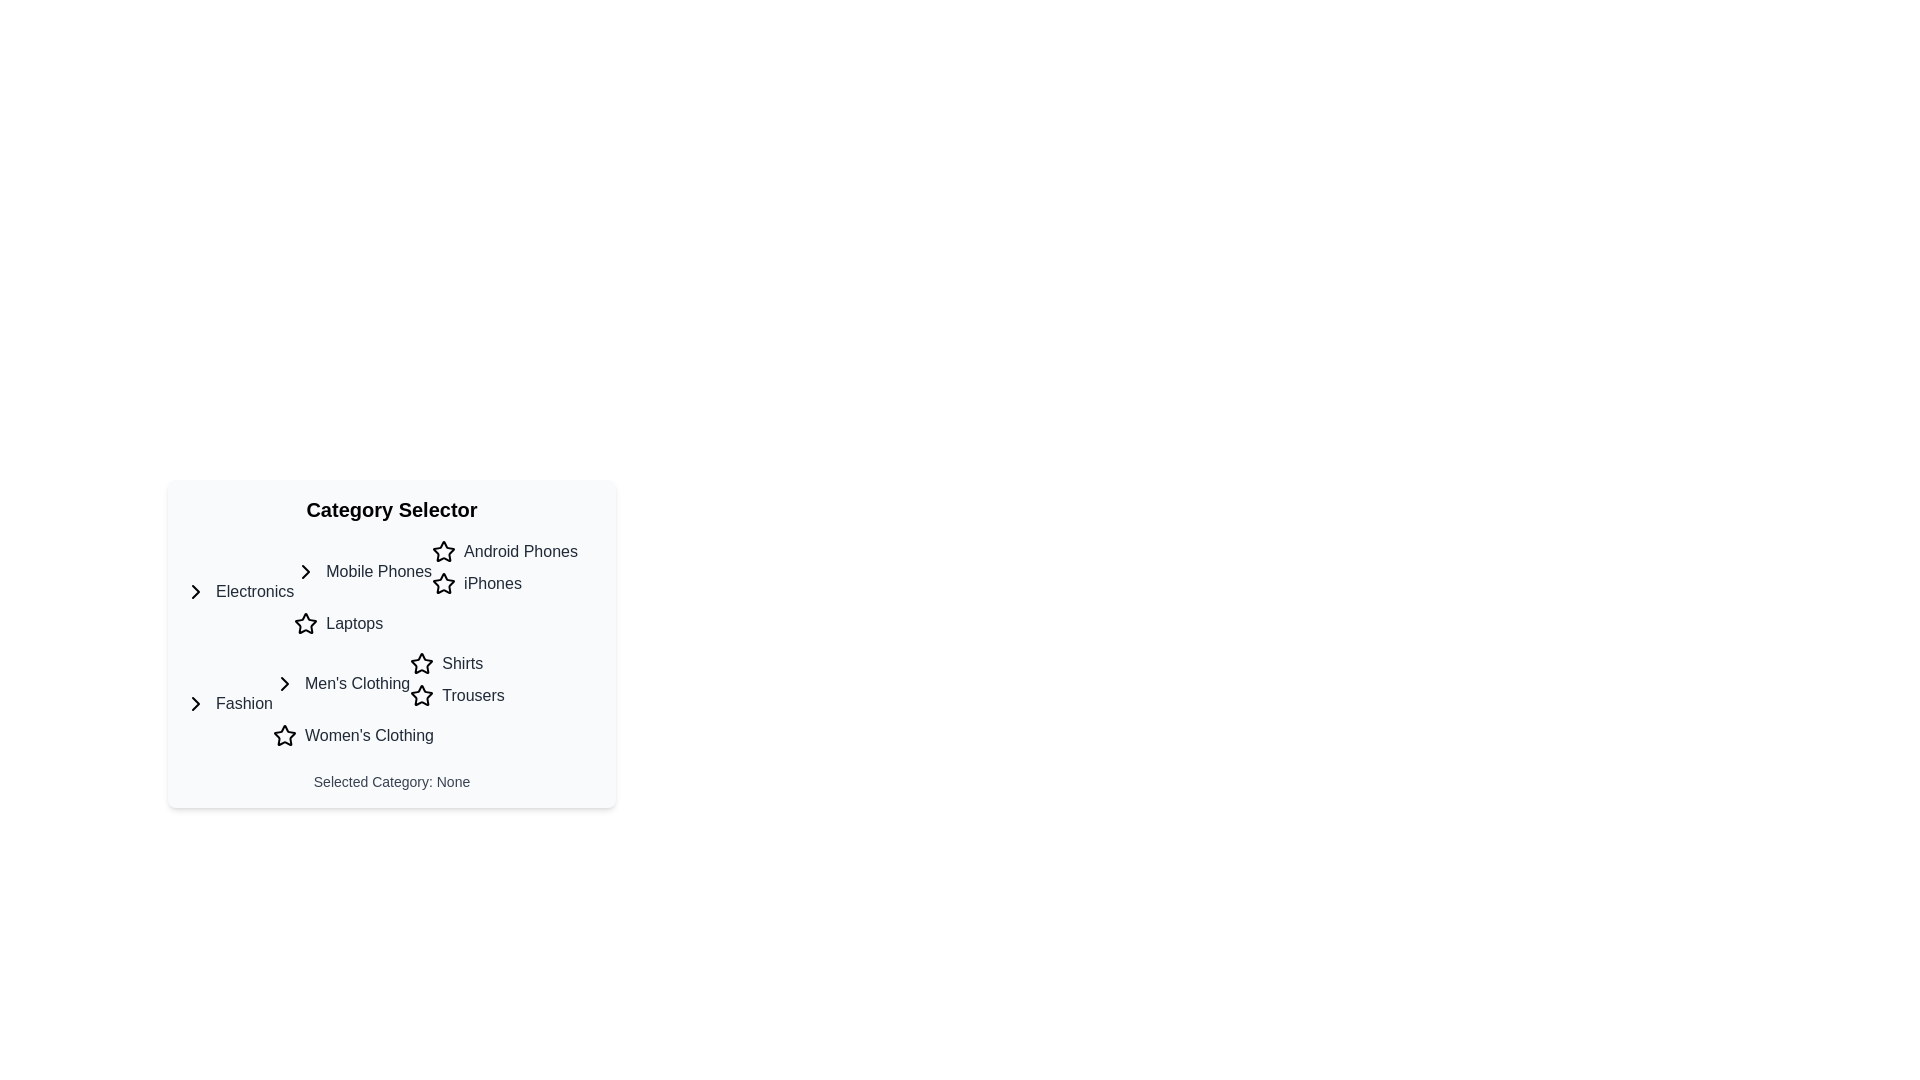 The image size is (1920, 1080). What do you see at coordinates (421, 663) in the screenshot?
I see `the black outlined star icon located to the left of the 'Shirts' label in the 'Men's Clothing' category selector box` at bounding box center [421, 663].